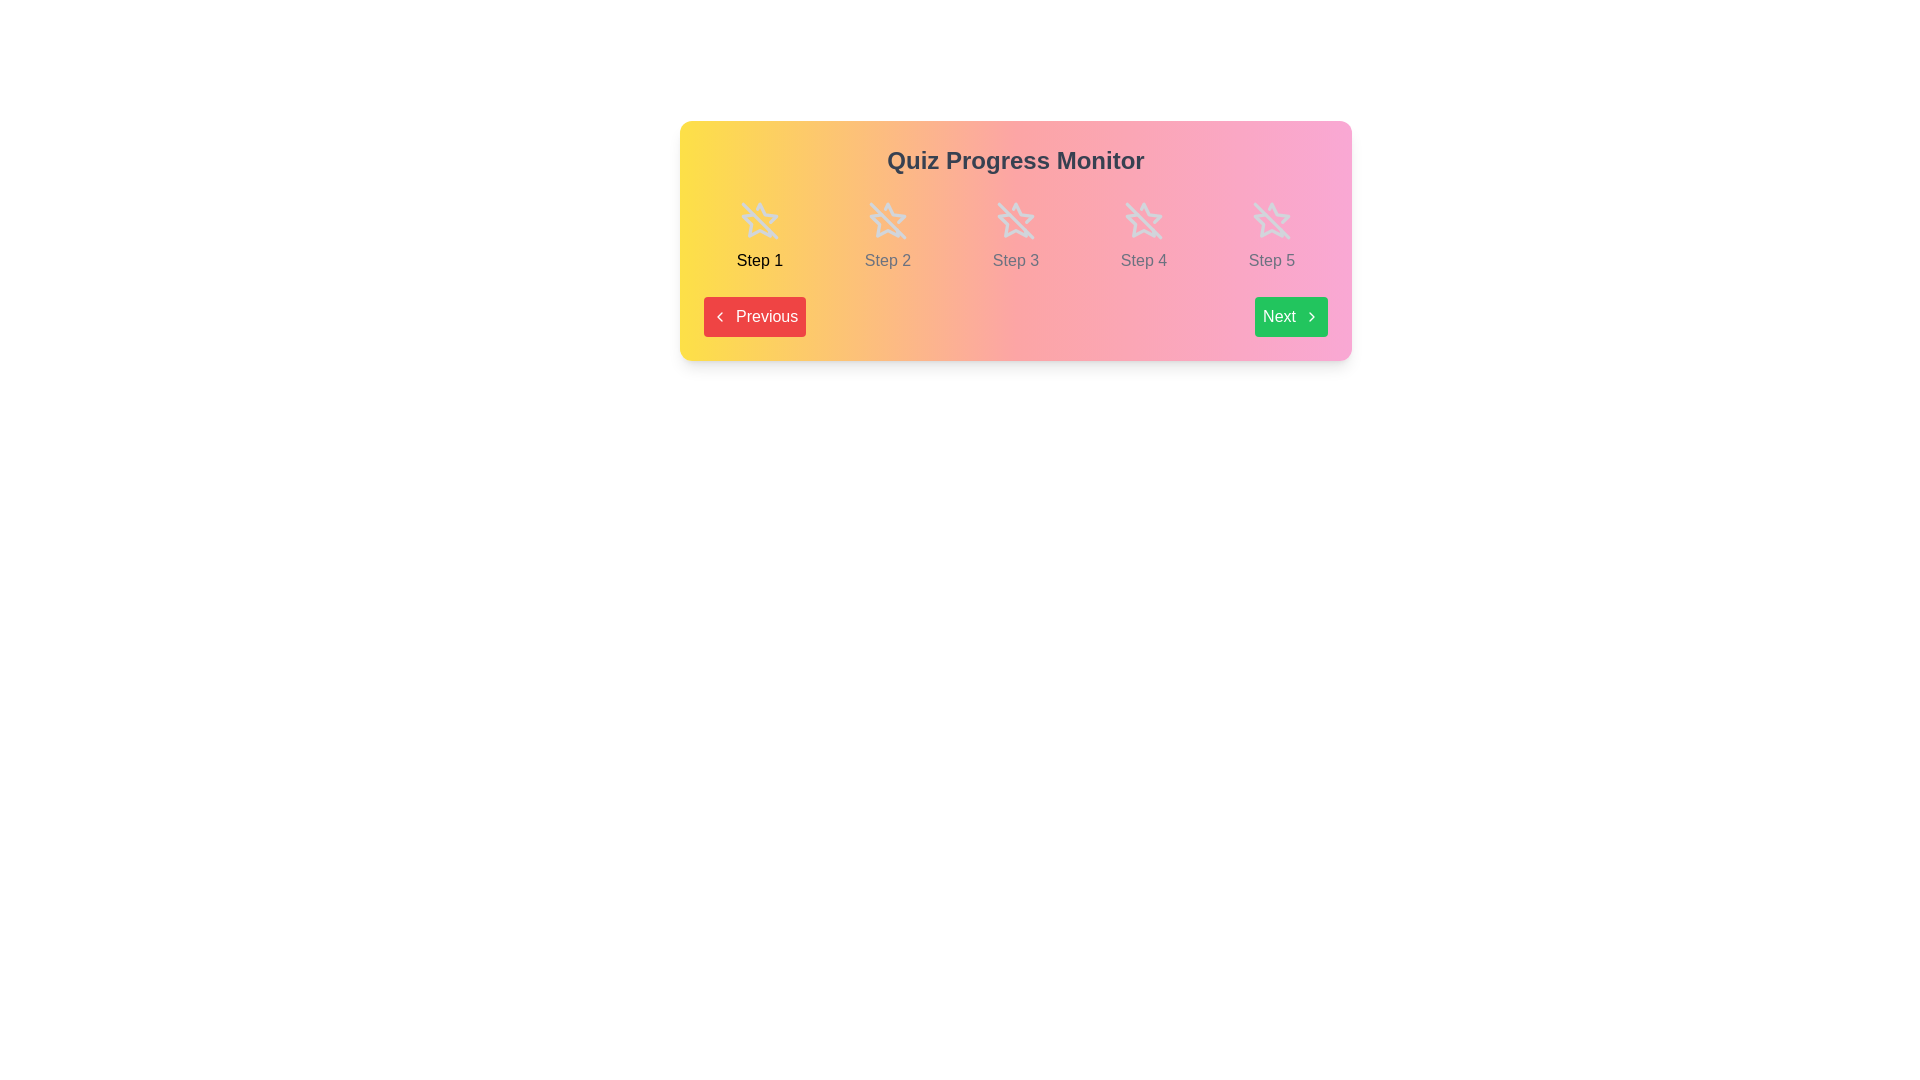 This screenshot has height=1080, width=1920. What do you see at coordinates (1143, 235) in the screenshot?
I see `the inactive 'Step 4' indicator, which consists of an icon and text in a horizontally aligned list of steps` at bounding box center [1143, 235].